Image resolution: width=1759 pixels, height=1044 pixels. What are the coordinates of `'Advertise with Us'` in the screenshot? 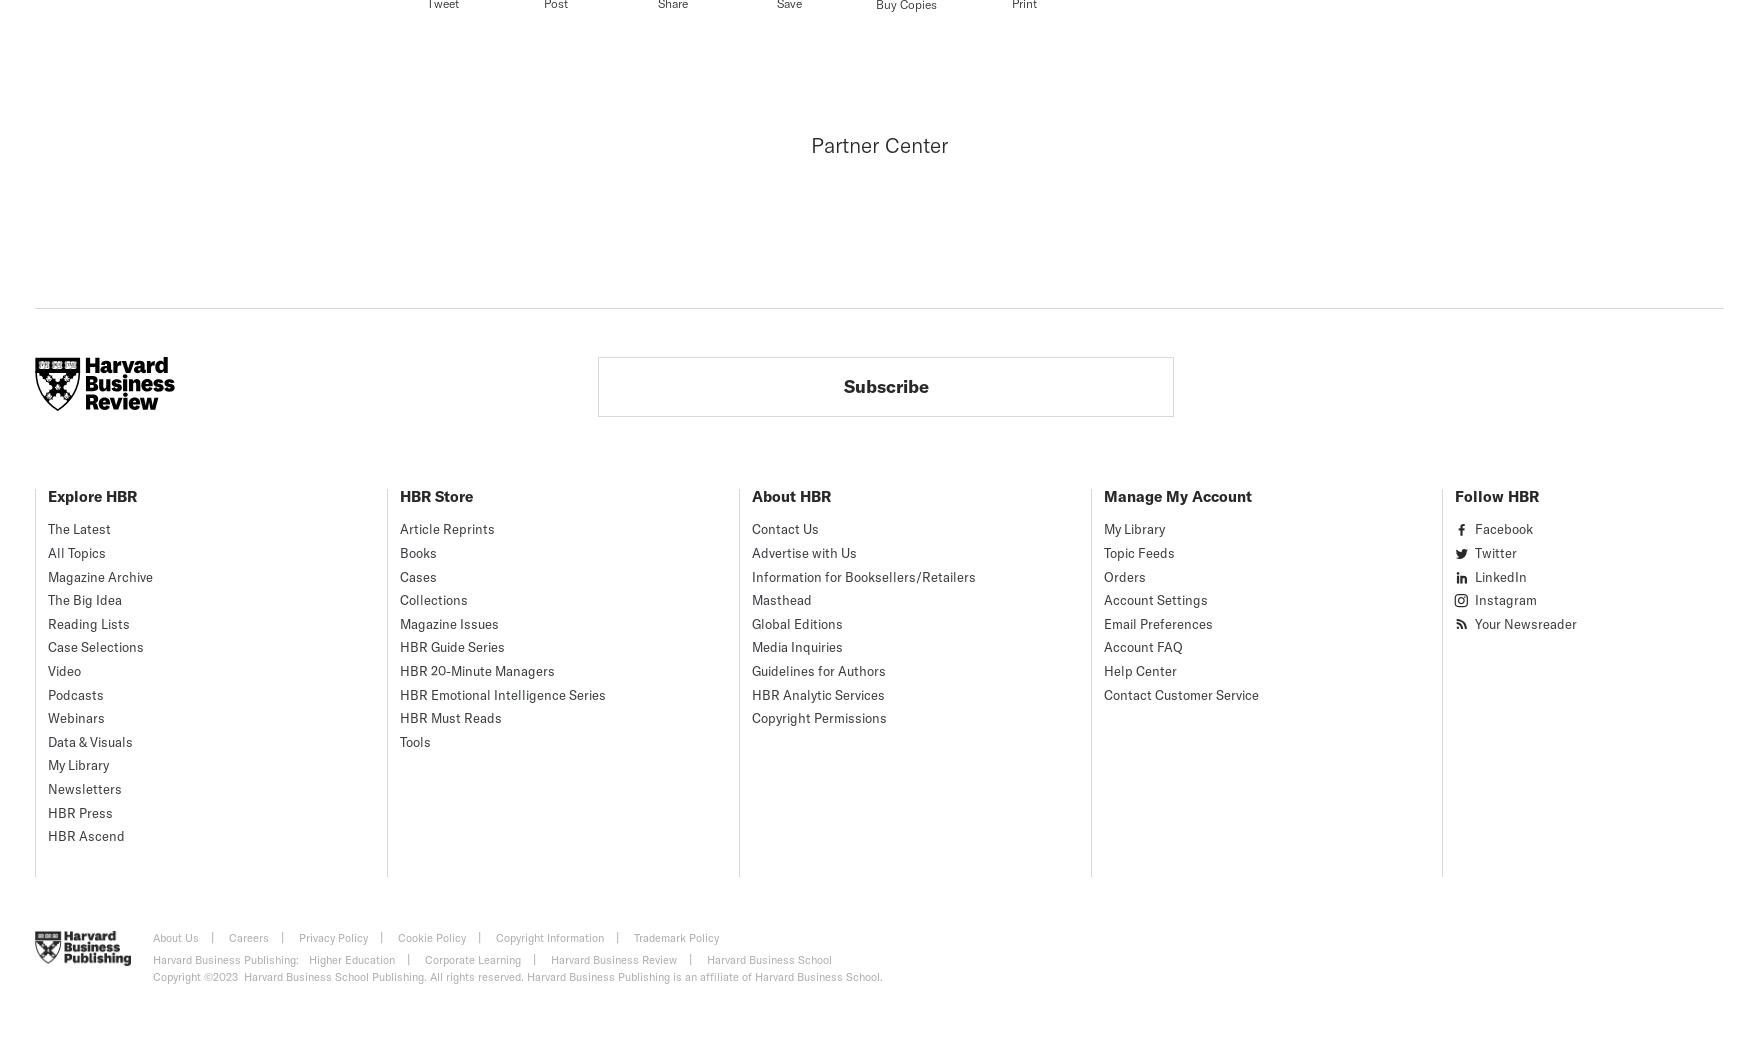 It's located at (803, 552).